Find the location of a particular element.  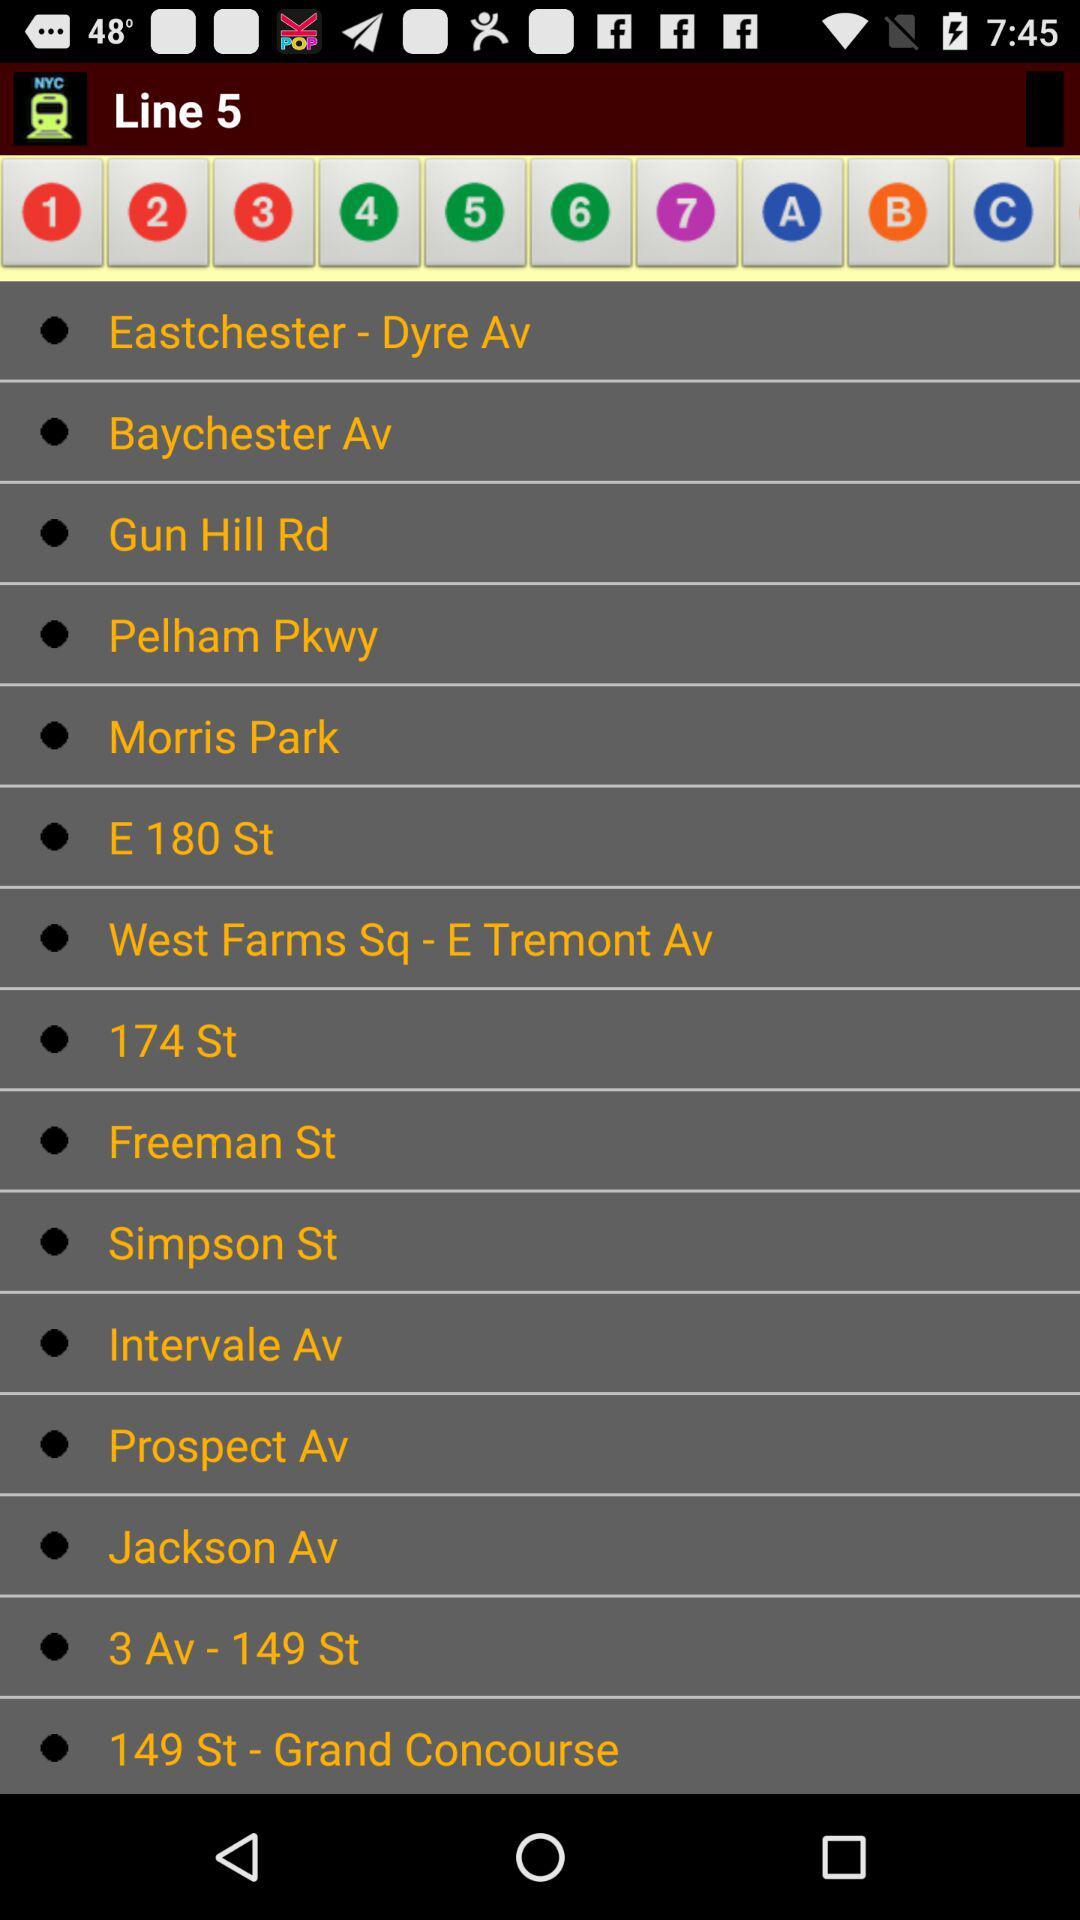

the button c which is right of button b is located at coordinates (1004, 217).